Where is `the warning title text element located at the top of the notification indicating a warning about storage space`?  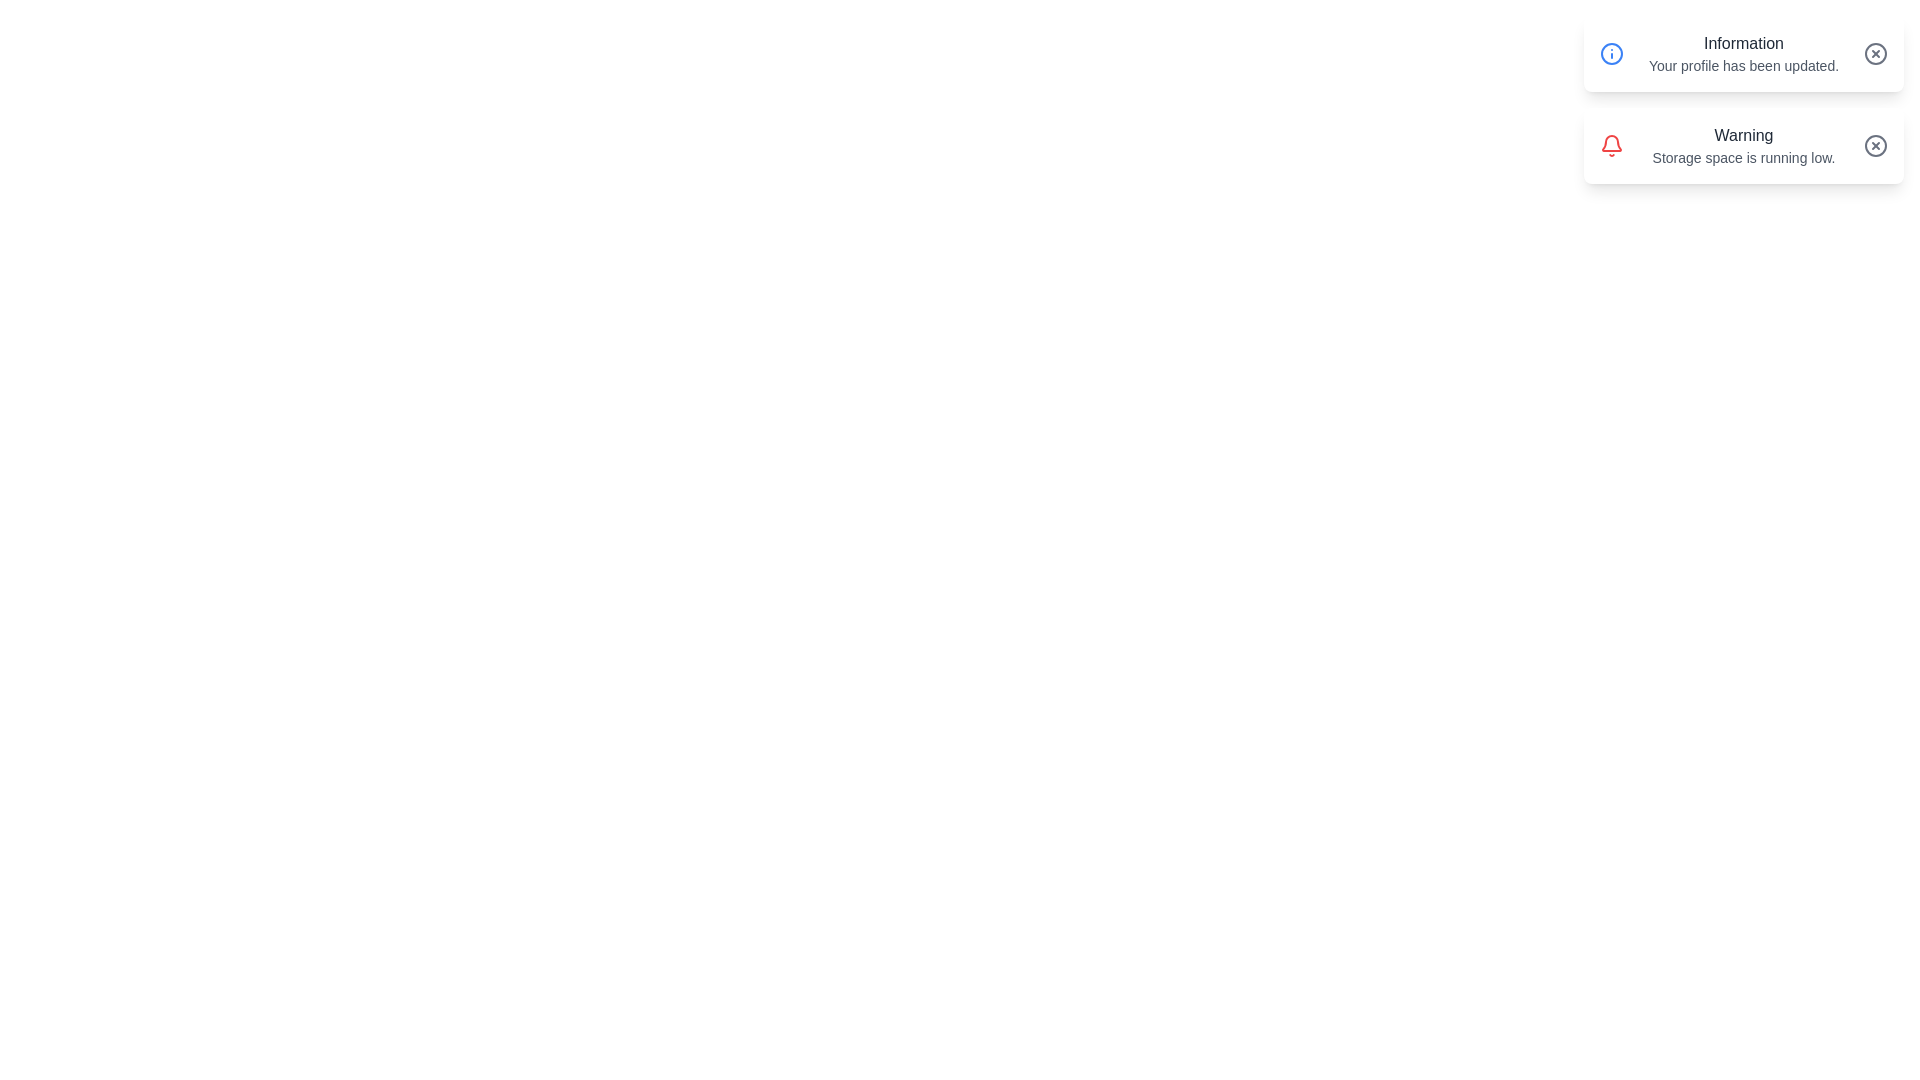
the warning title text element located at the top of the notification indicating a warning about storage space is located at coordinates (1742, 135).